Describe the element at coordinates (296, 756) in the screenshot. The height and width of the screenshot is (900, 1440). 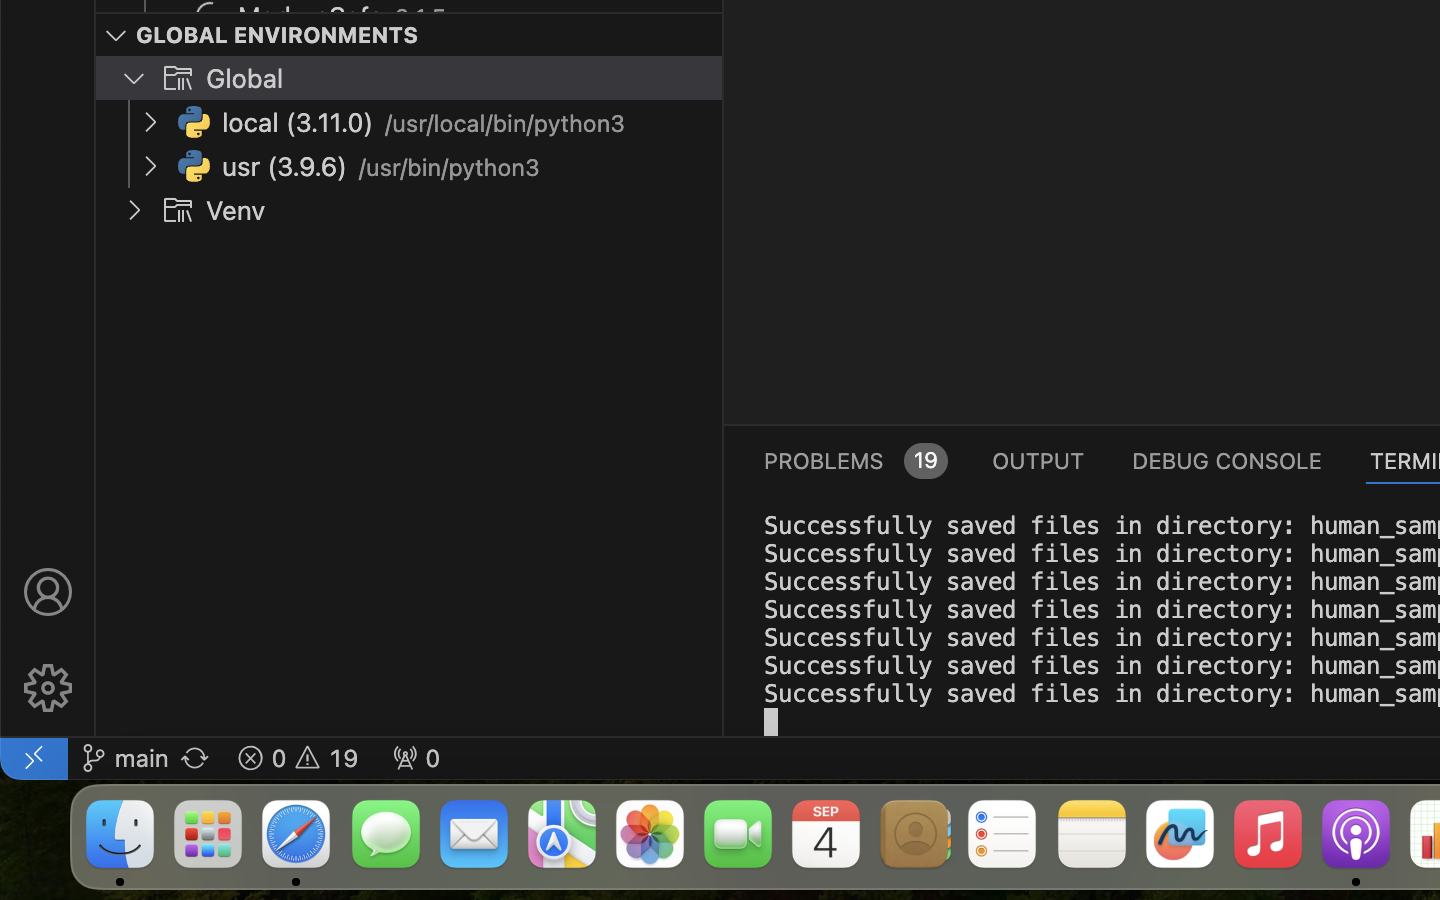
I see `'19  0 '` at that location.